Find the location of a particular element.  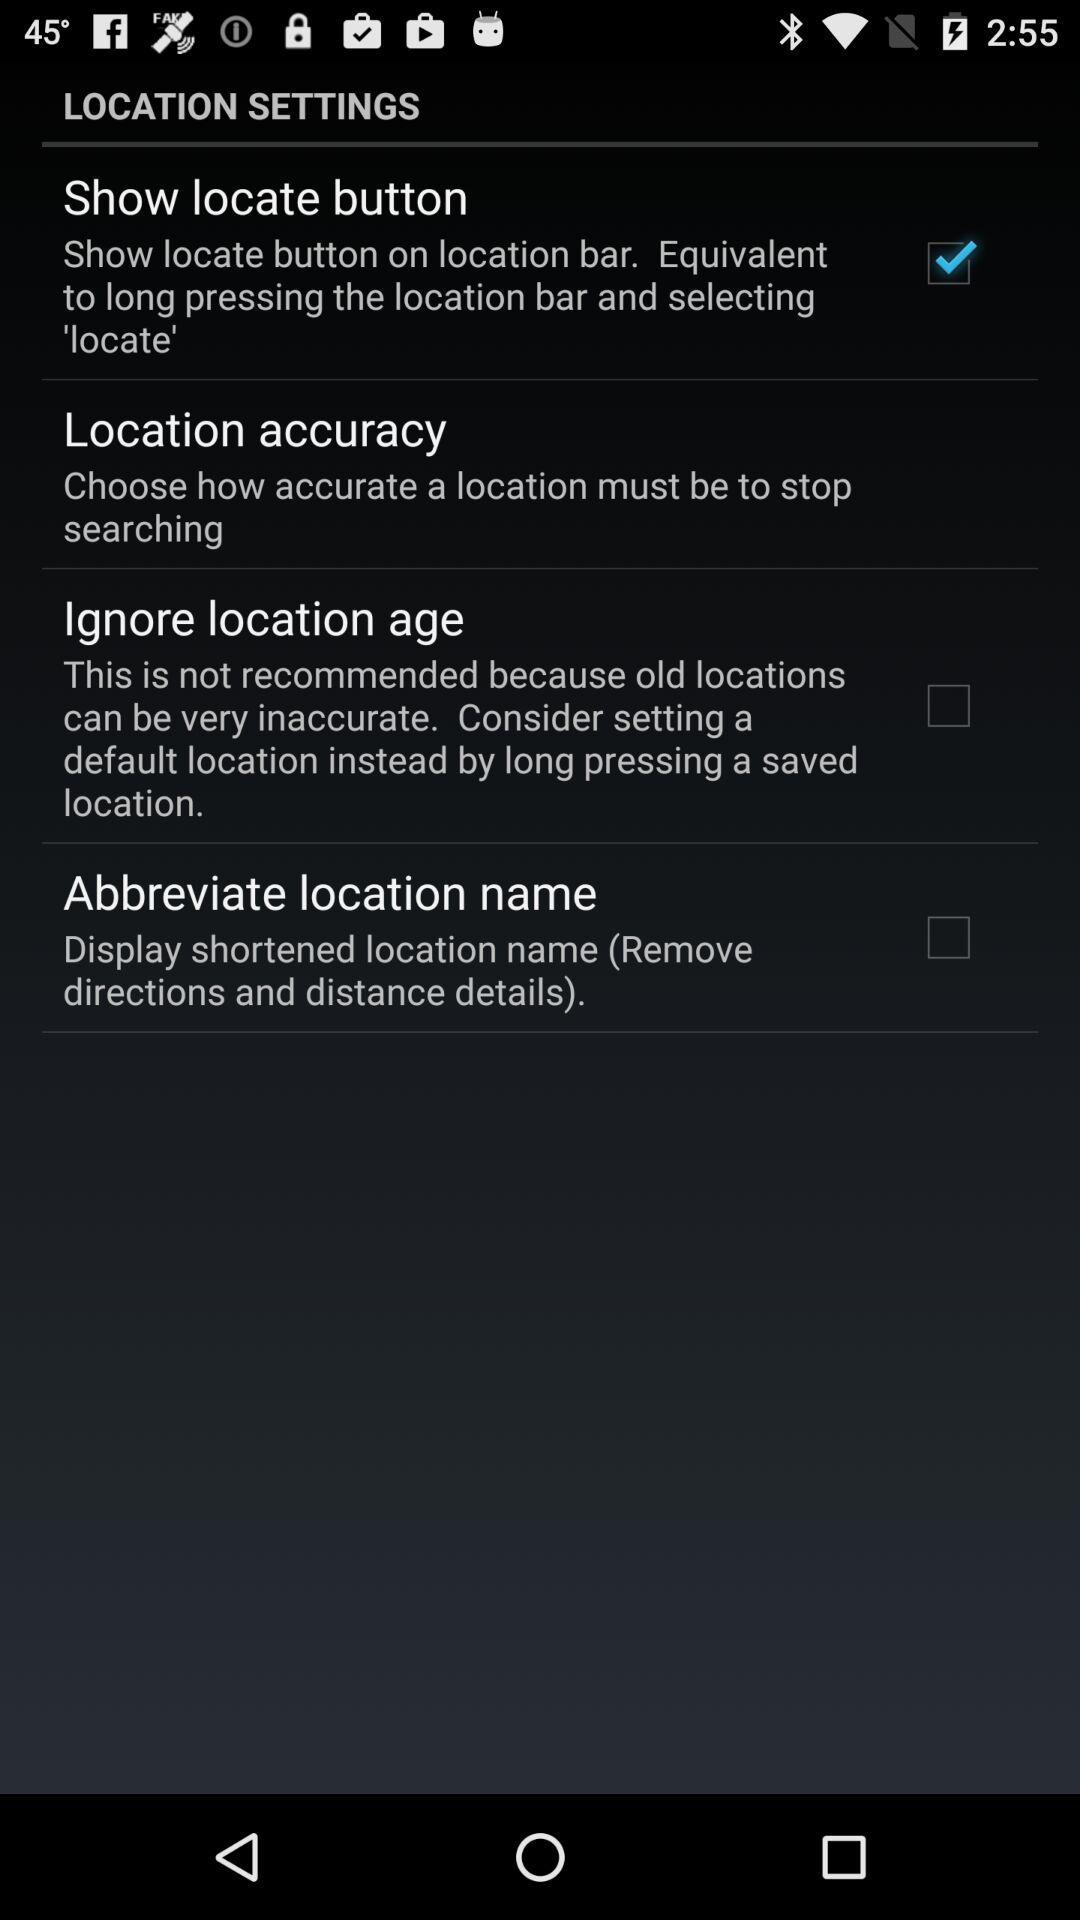

choose how accurate app is located at coordinates (525, 505).